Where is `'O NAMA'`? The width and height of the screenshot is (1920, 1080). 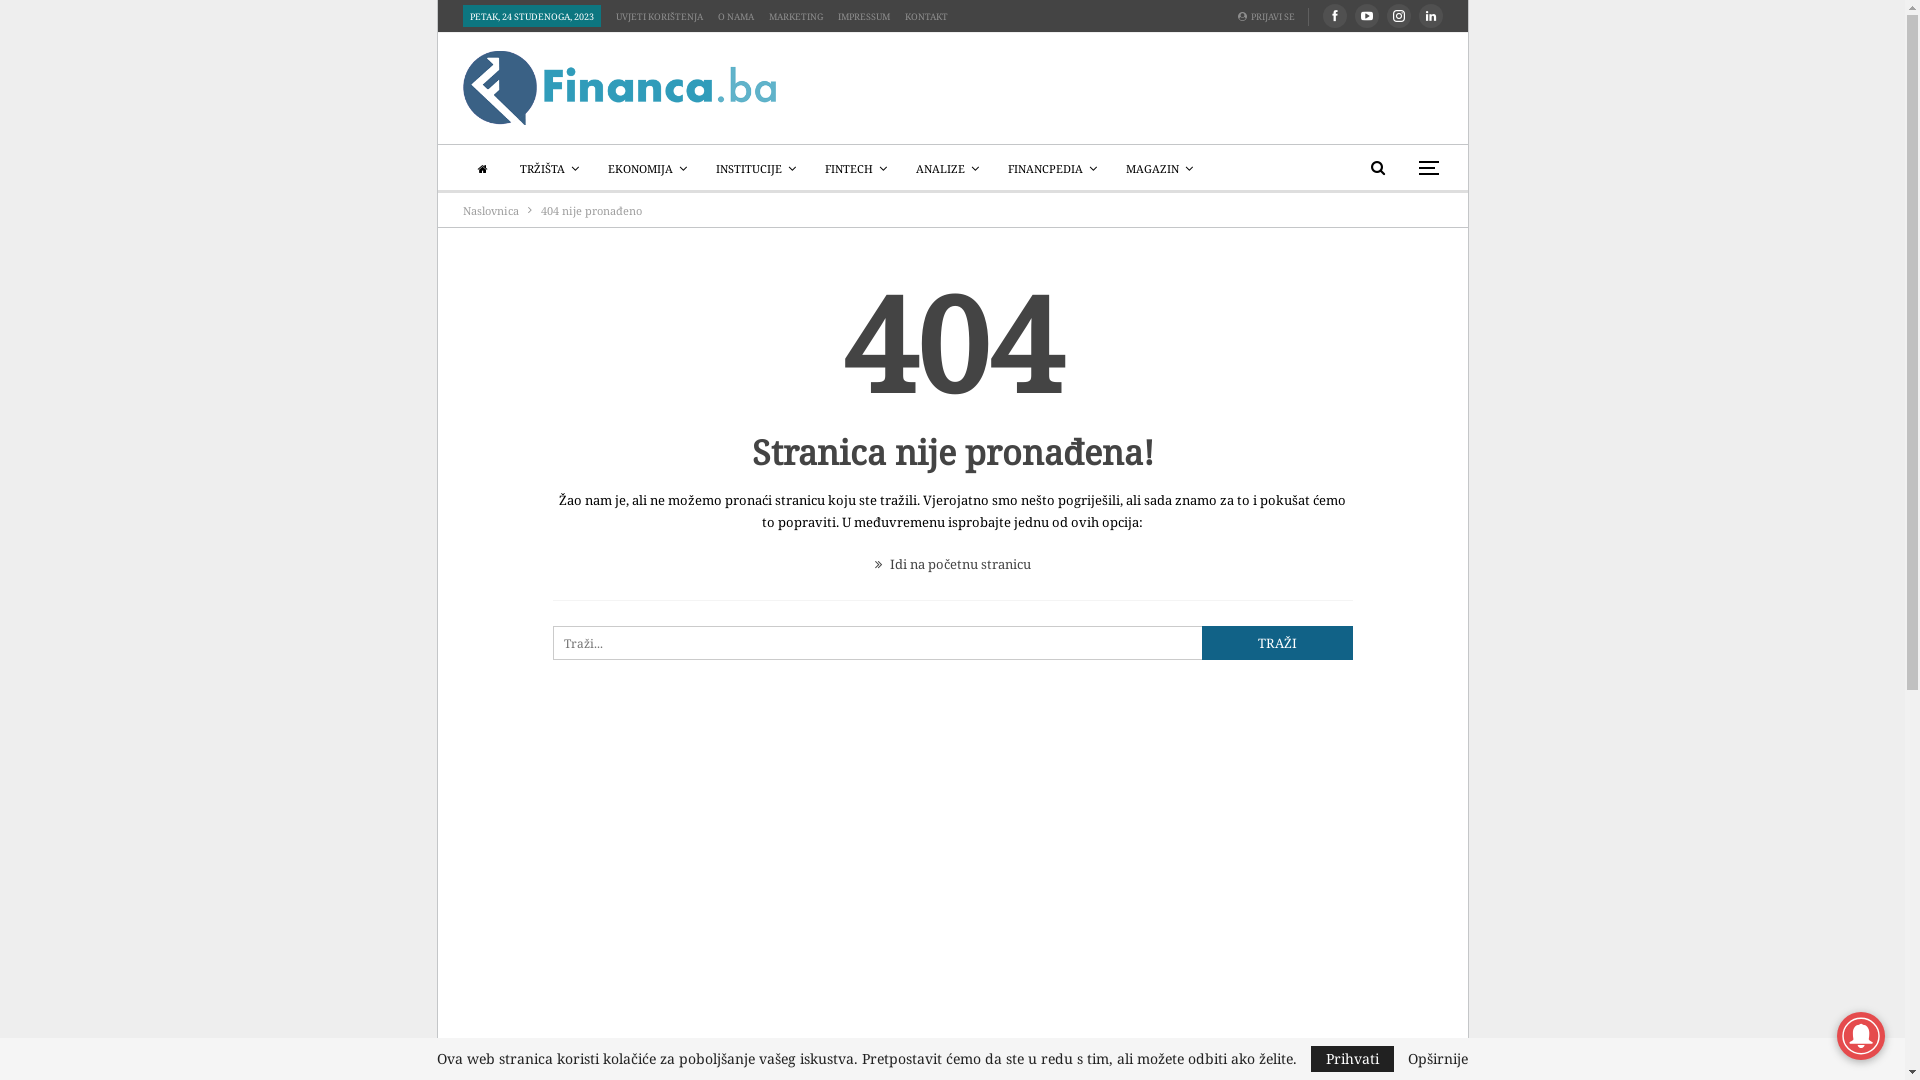
'O NAMA' is located at coordinates (734, 16).